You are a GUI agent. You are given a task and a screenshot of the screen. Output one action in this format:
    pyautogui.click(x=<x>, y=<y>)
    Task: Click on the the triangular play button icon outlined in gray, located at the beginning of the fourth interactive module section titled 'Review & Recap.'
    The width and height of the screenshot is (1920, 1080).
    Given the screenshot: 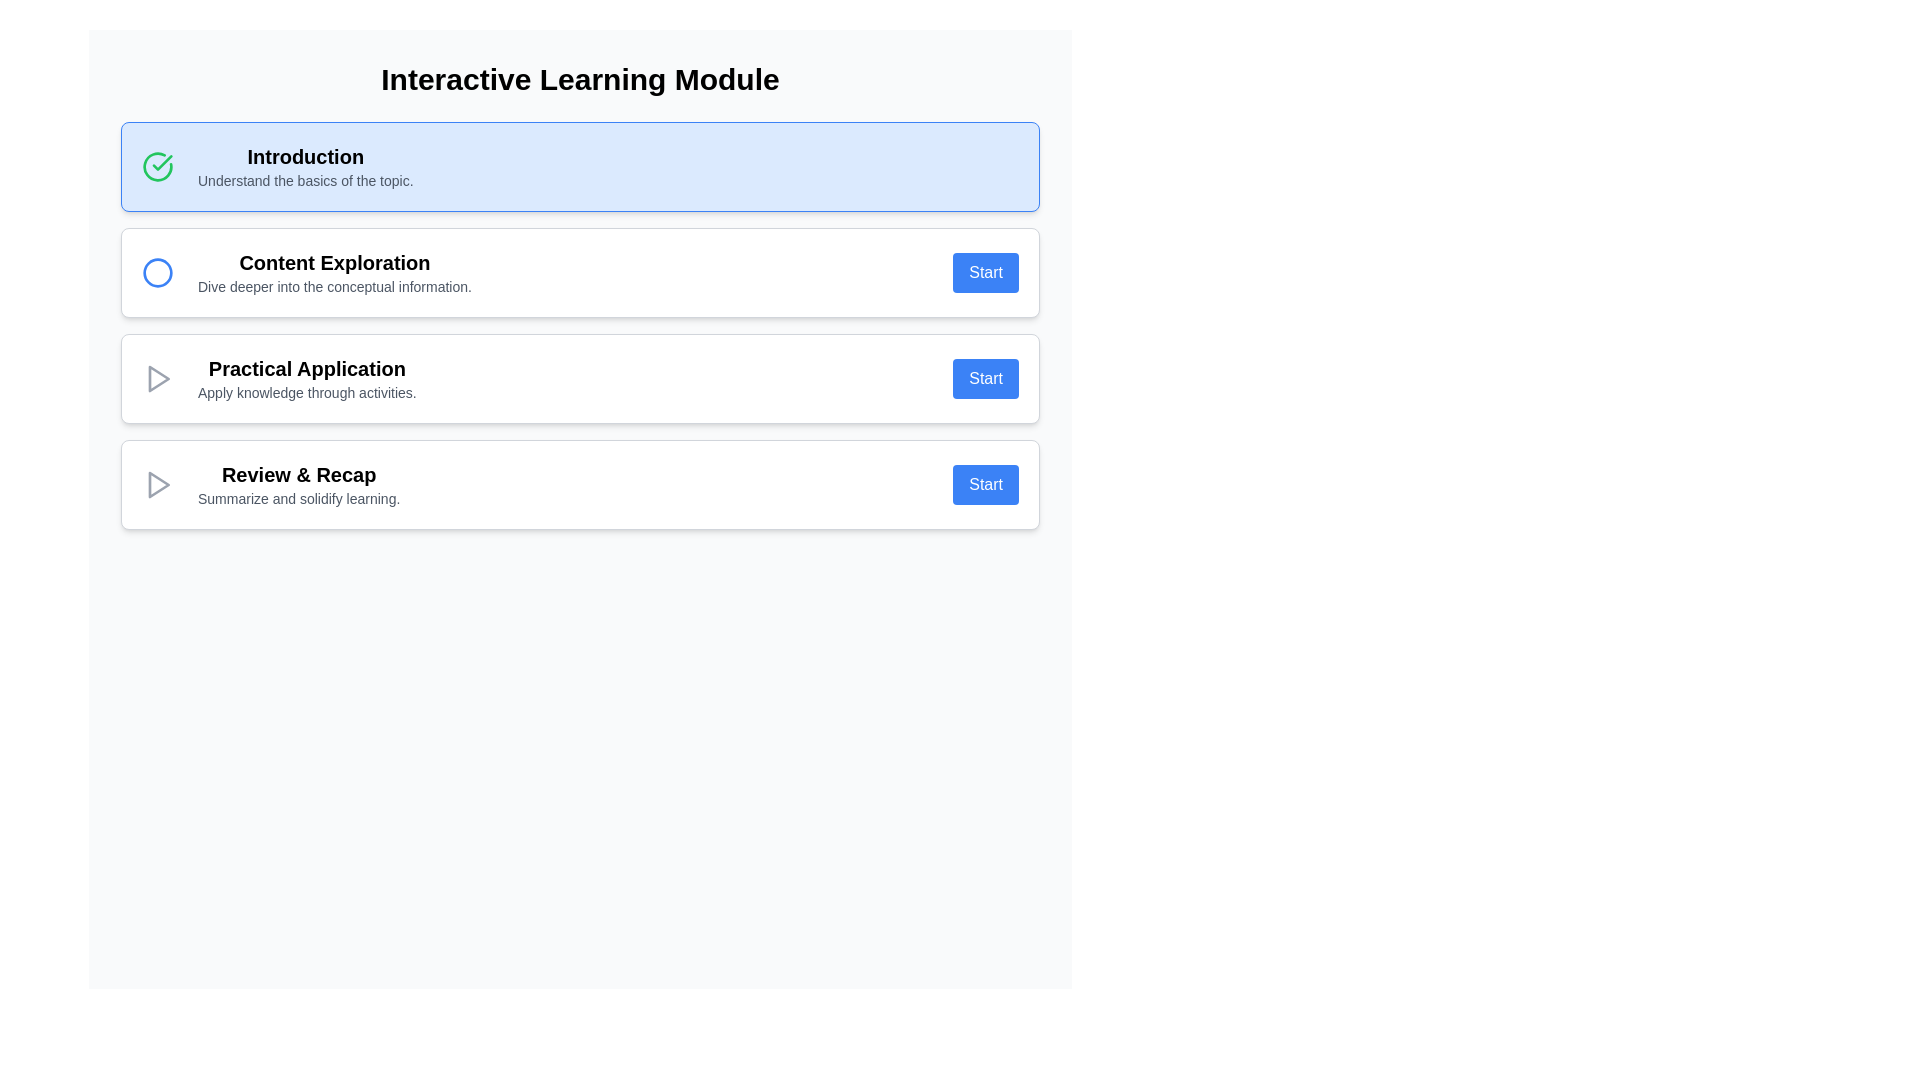 What is the action you would take?
    pyautogui.click(x=157, y=485)
    